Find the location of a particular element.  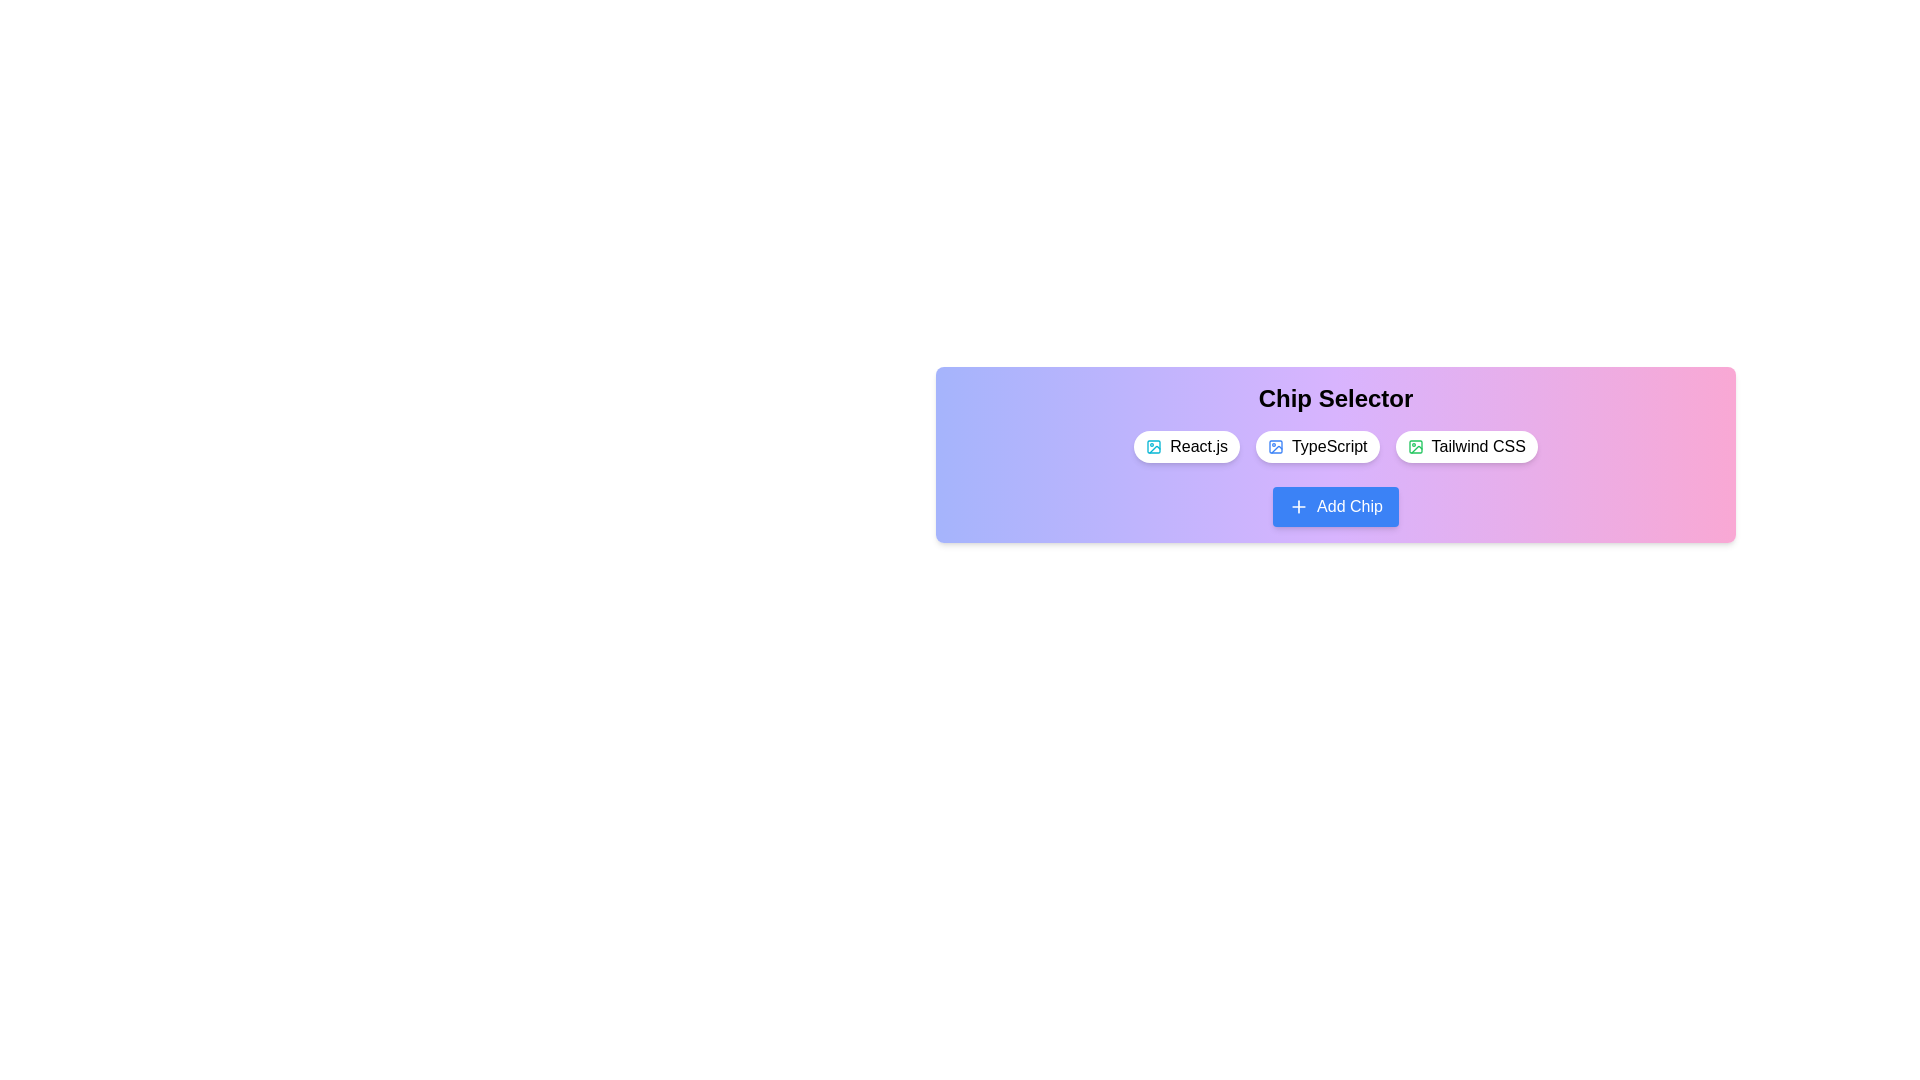

the design of the icon located within the 'Add Chip' button, which is positioned to the left of the text is located at coordinates (1299, 505).